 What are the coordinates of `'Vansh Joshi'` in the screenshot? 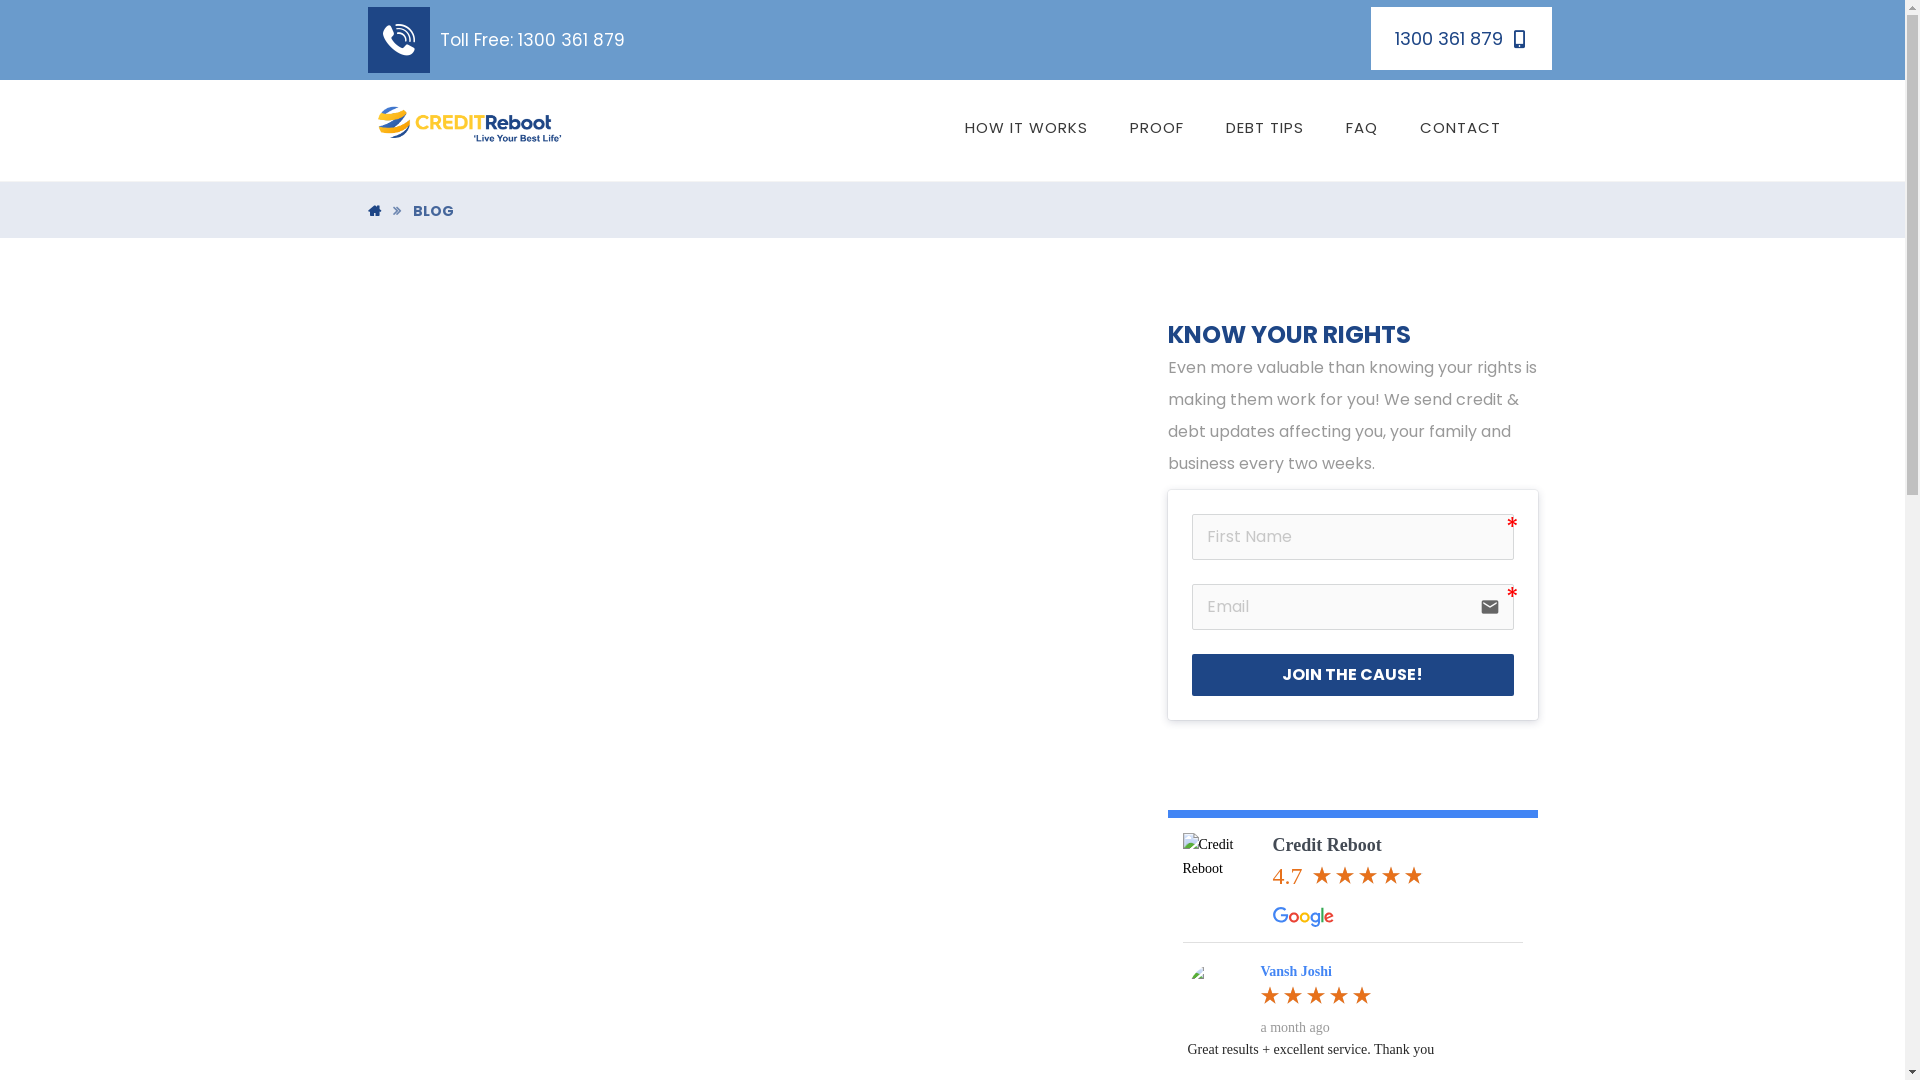 It's located at (1295, 970).